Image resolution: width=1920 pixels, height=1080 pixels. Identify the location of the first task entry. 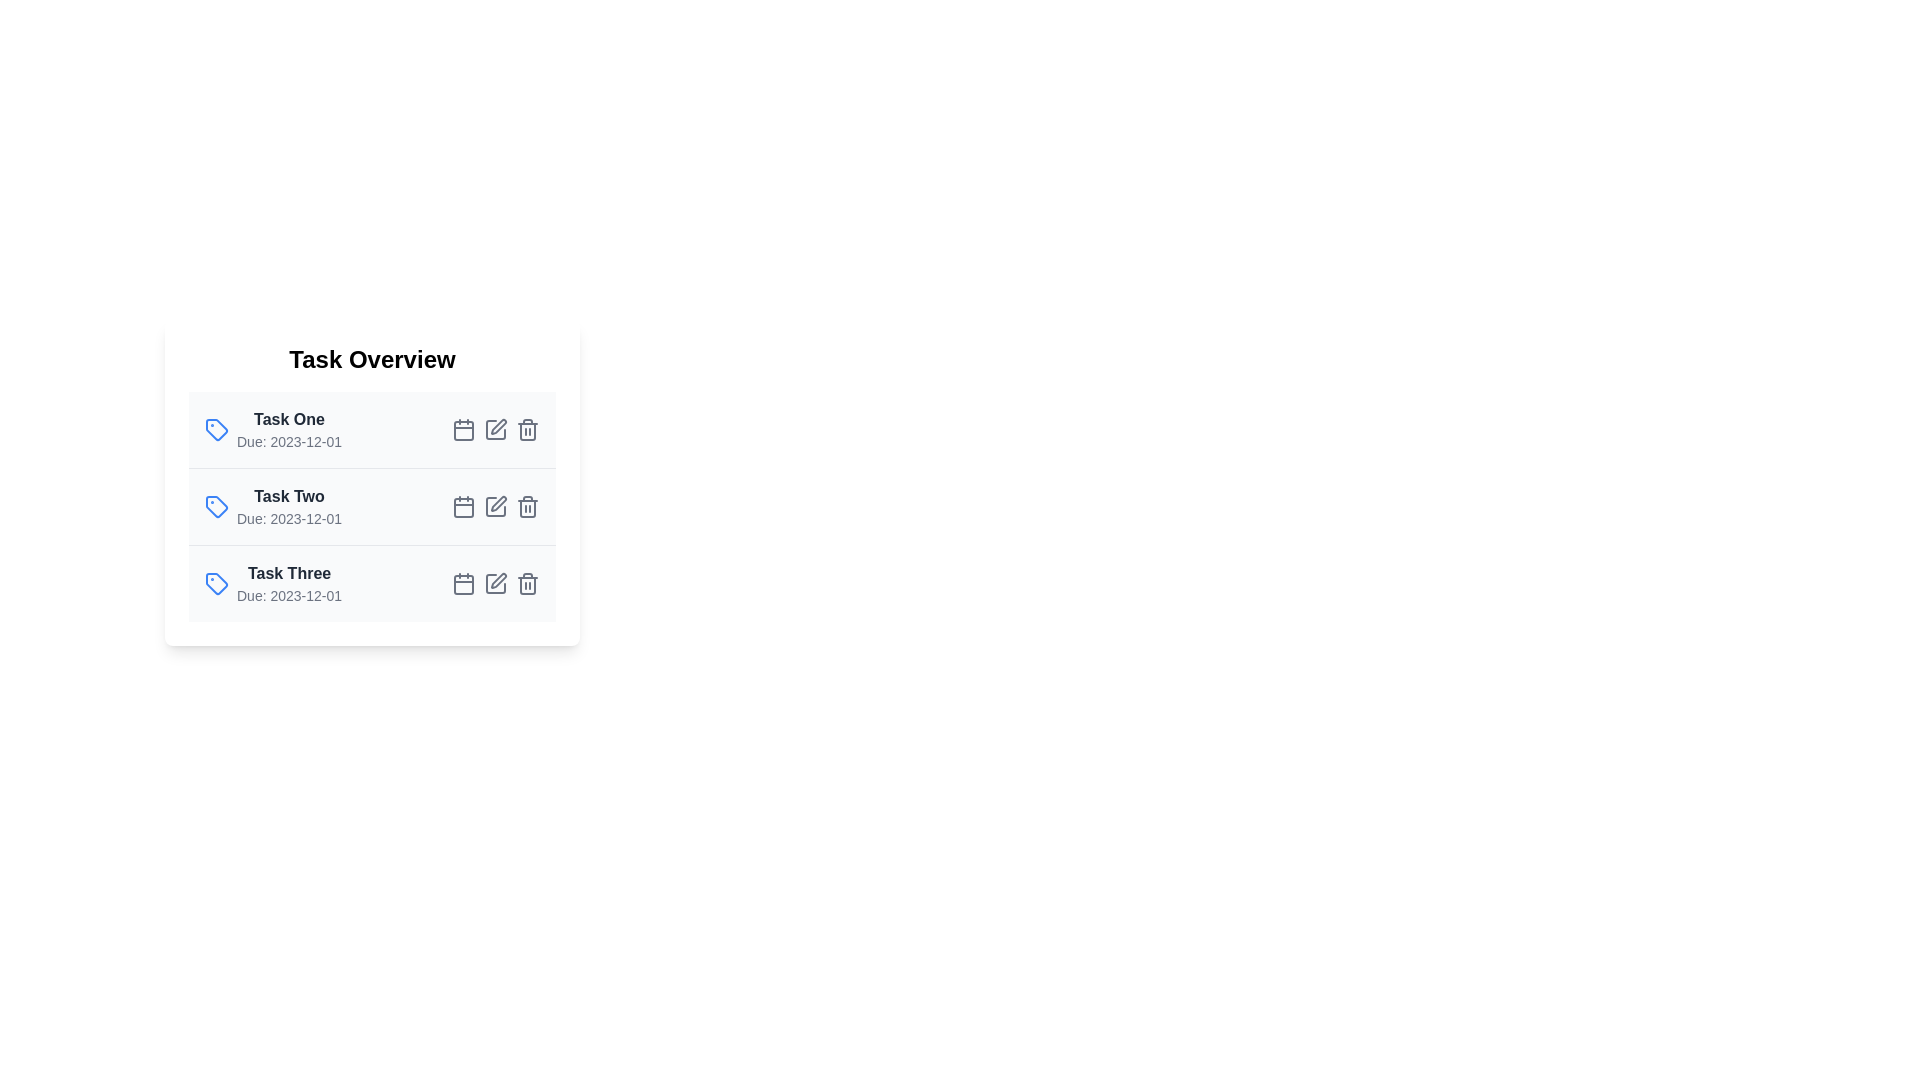
(272, 428).